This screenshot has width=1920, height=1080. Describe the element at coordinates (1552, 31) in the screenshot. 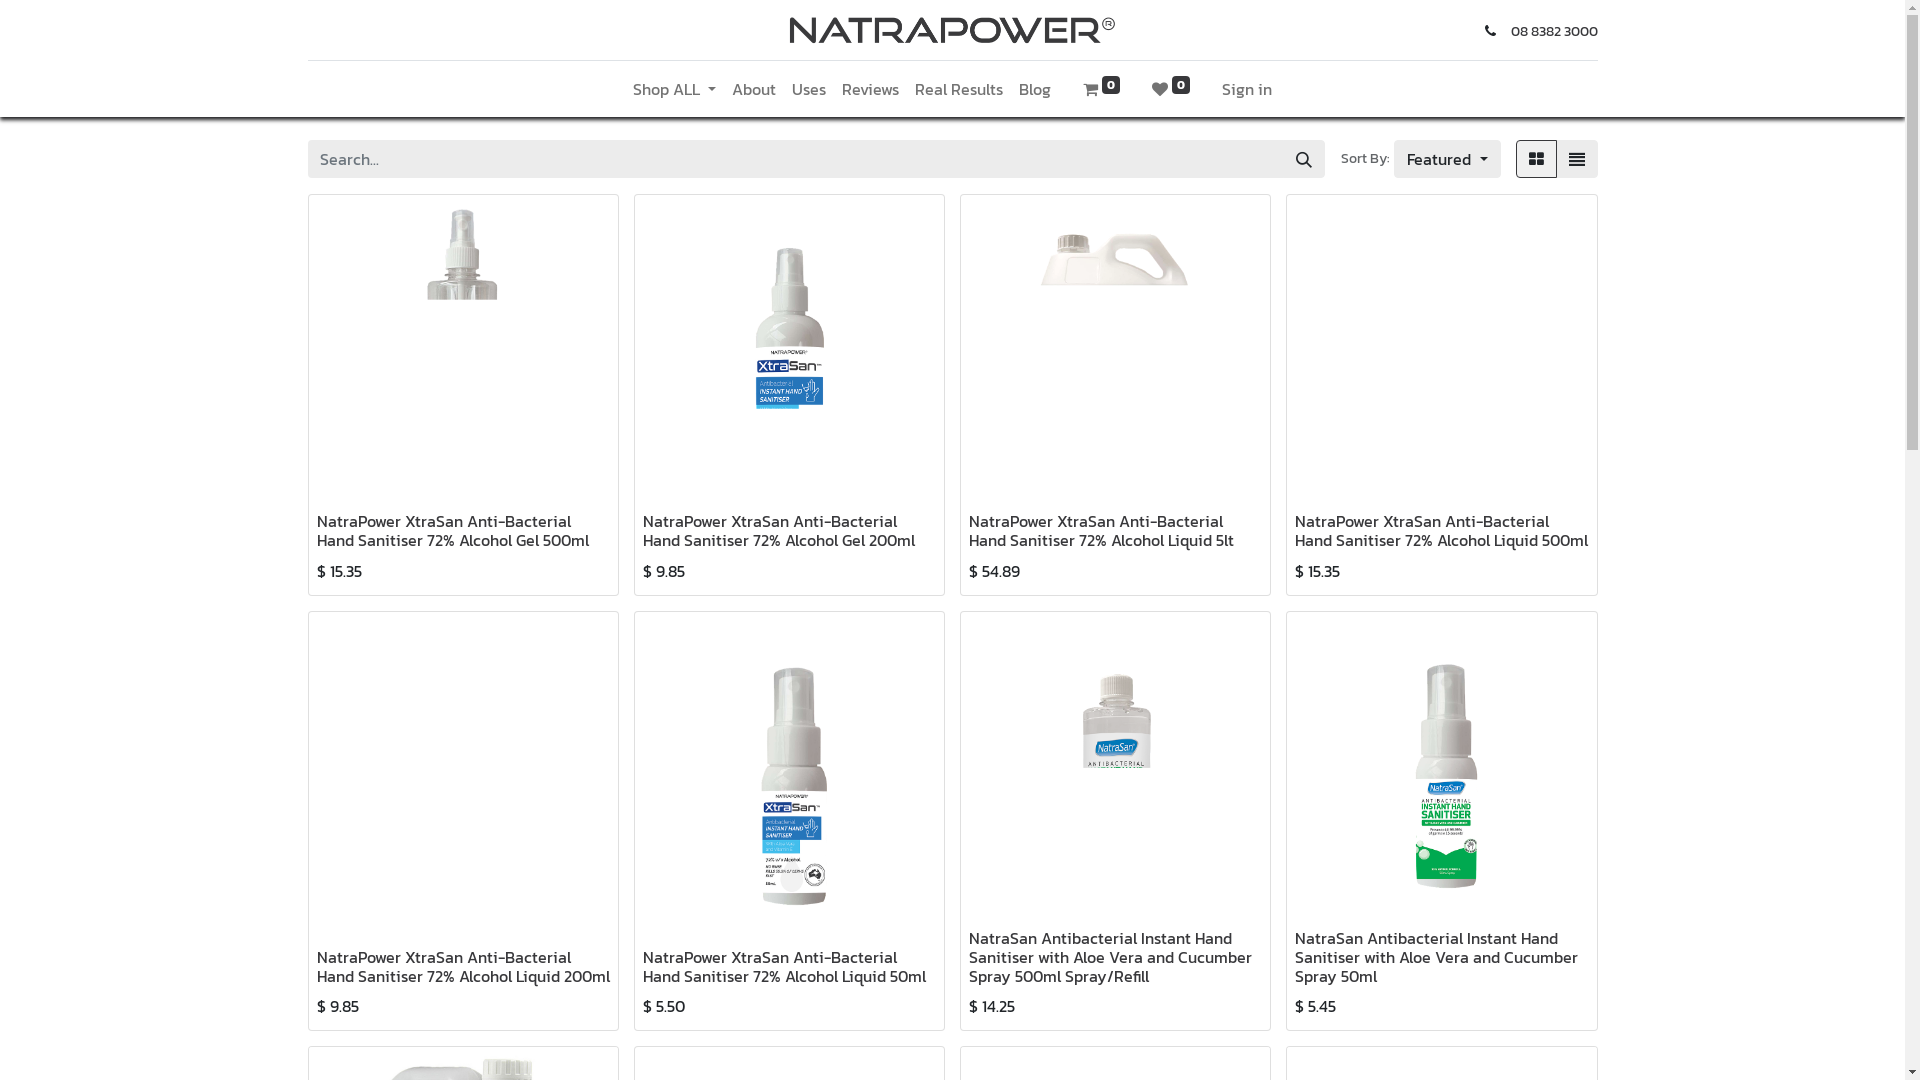

I see `'08 8382 3000'` at that location.